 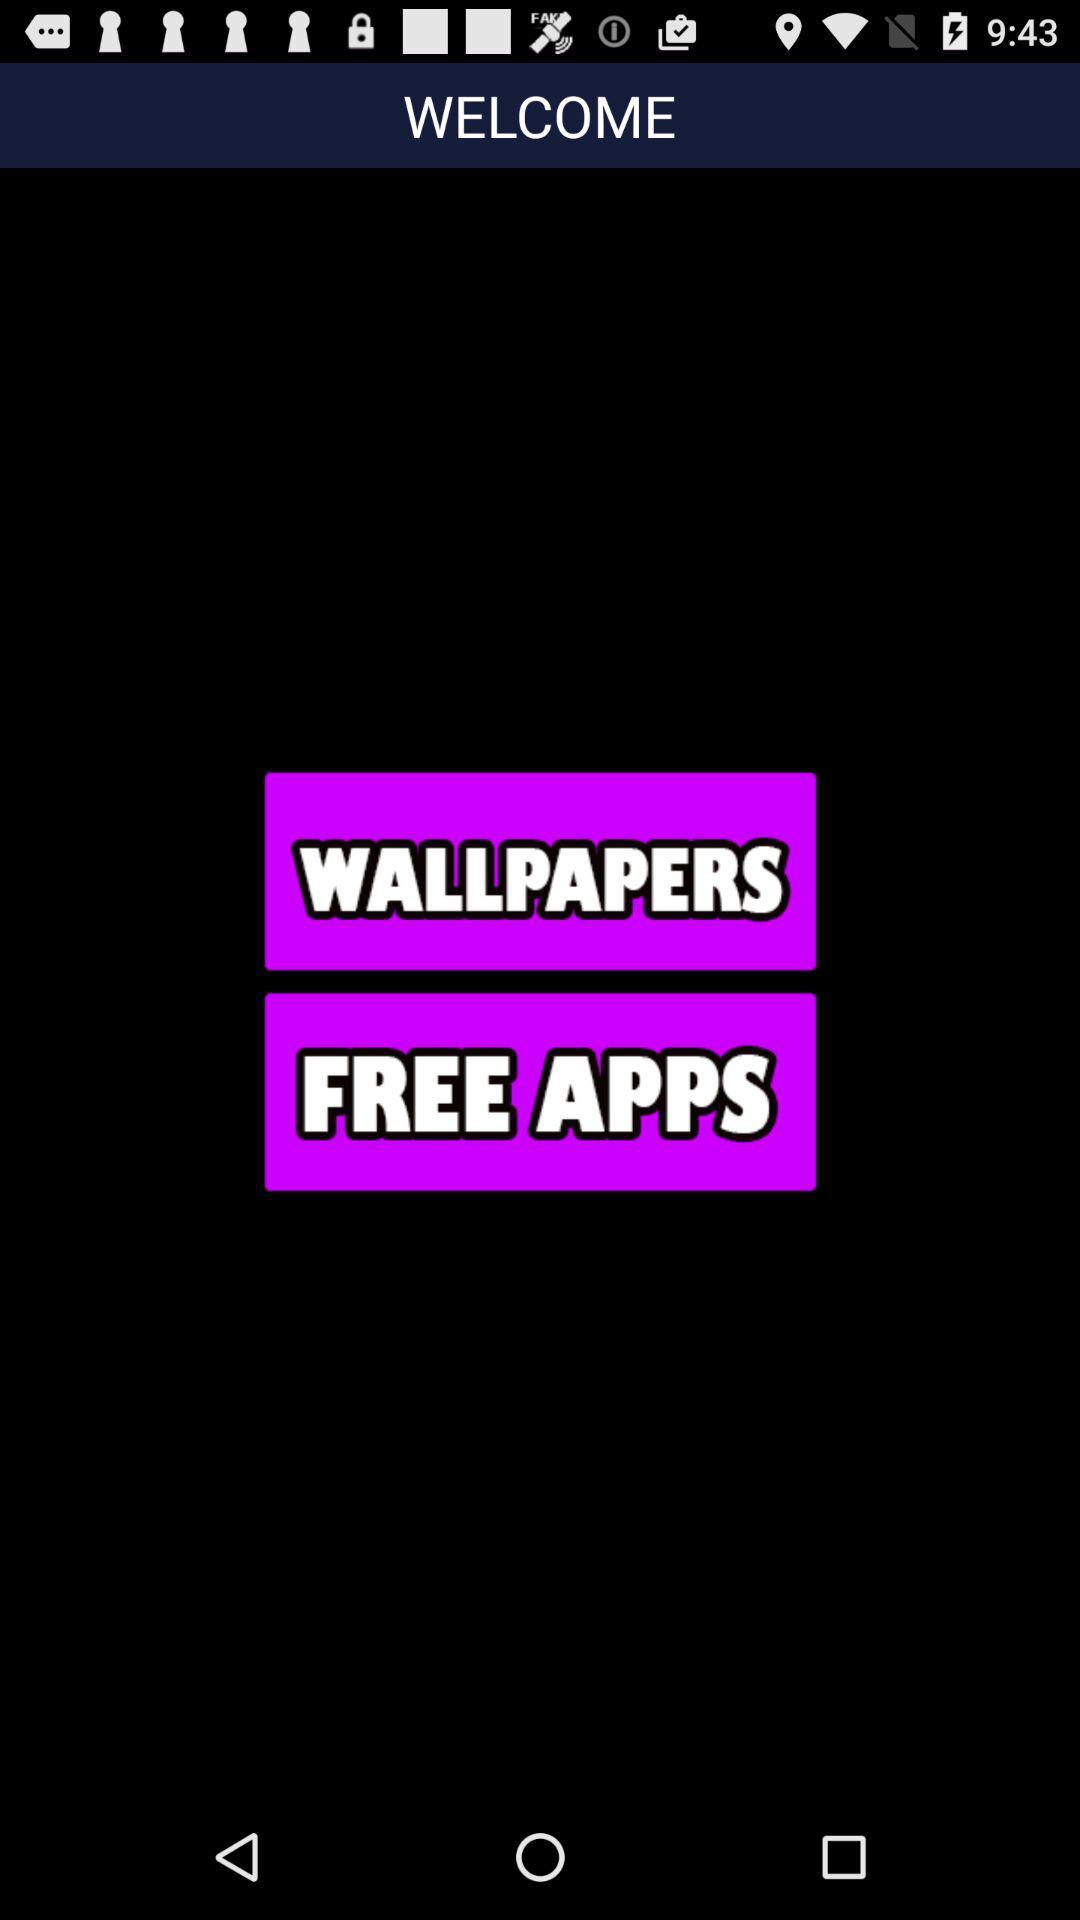 What do you see at coordinates (538, 1090) in the screenshot?
I see `go do free apps` at bounding box center [538, 1090].